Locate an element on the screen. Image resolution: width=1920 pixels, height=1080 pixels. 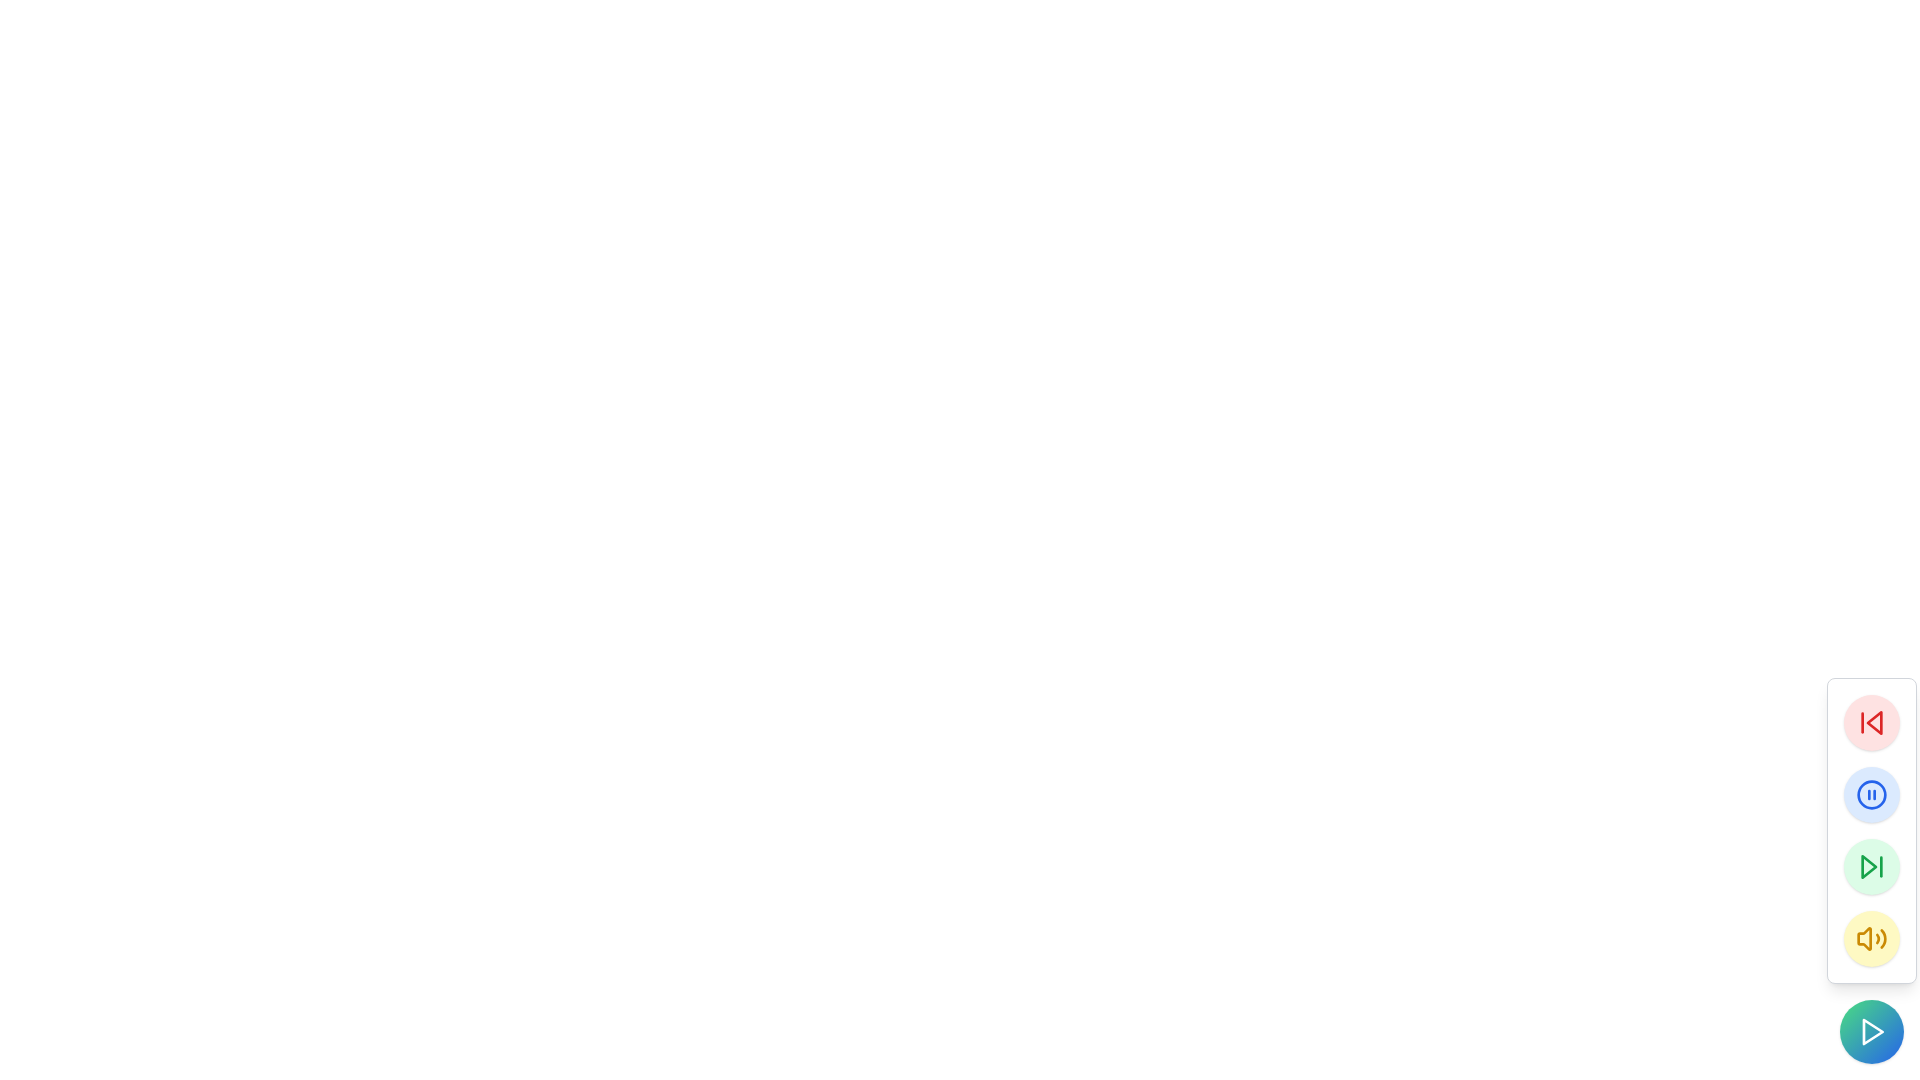
the triangular-shaped icon within the circular button located in the fourth position from the top in a vertical stack to play is located at coordinates (1871, 1032).